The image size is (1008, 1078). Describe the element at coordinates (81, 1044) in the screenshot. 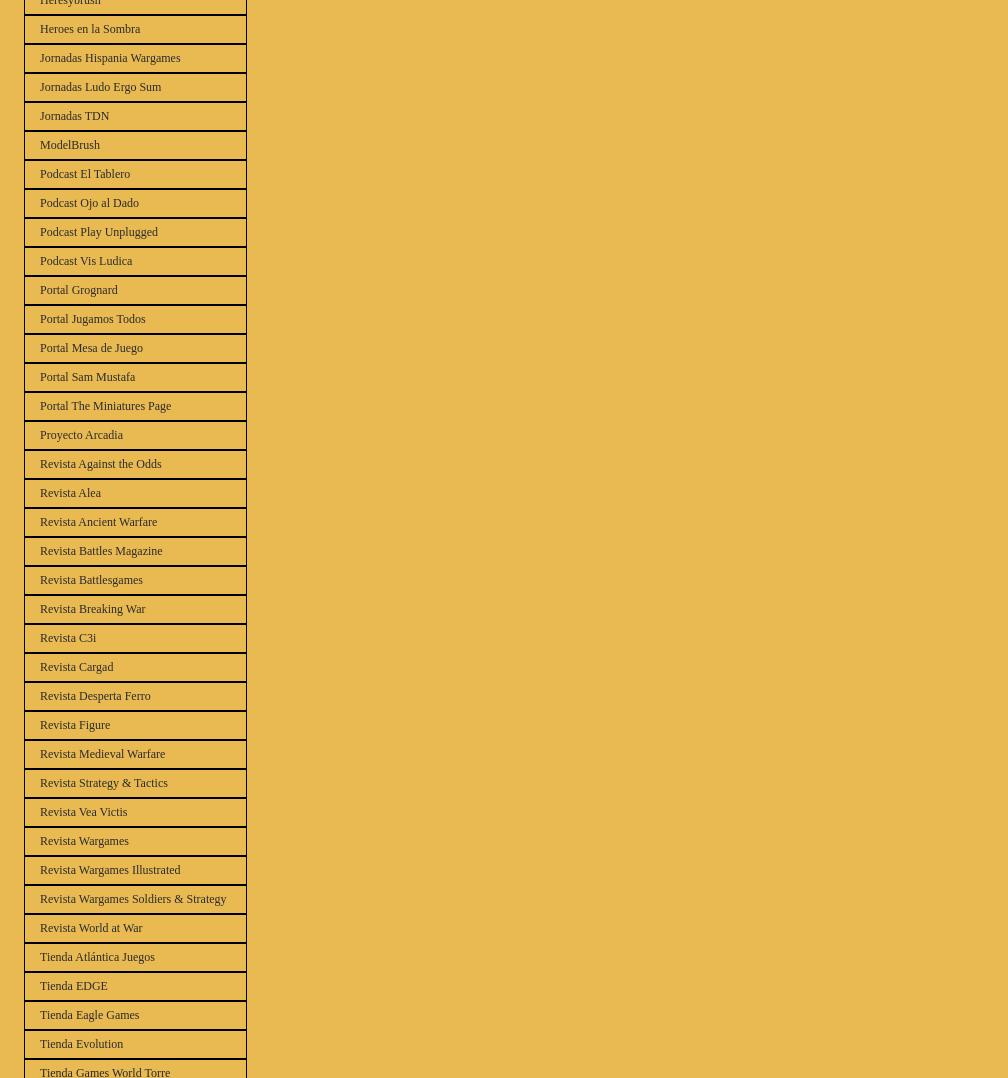

I see `'Tienda Evolution'` at that location.